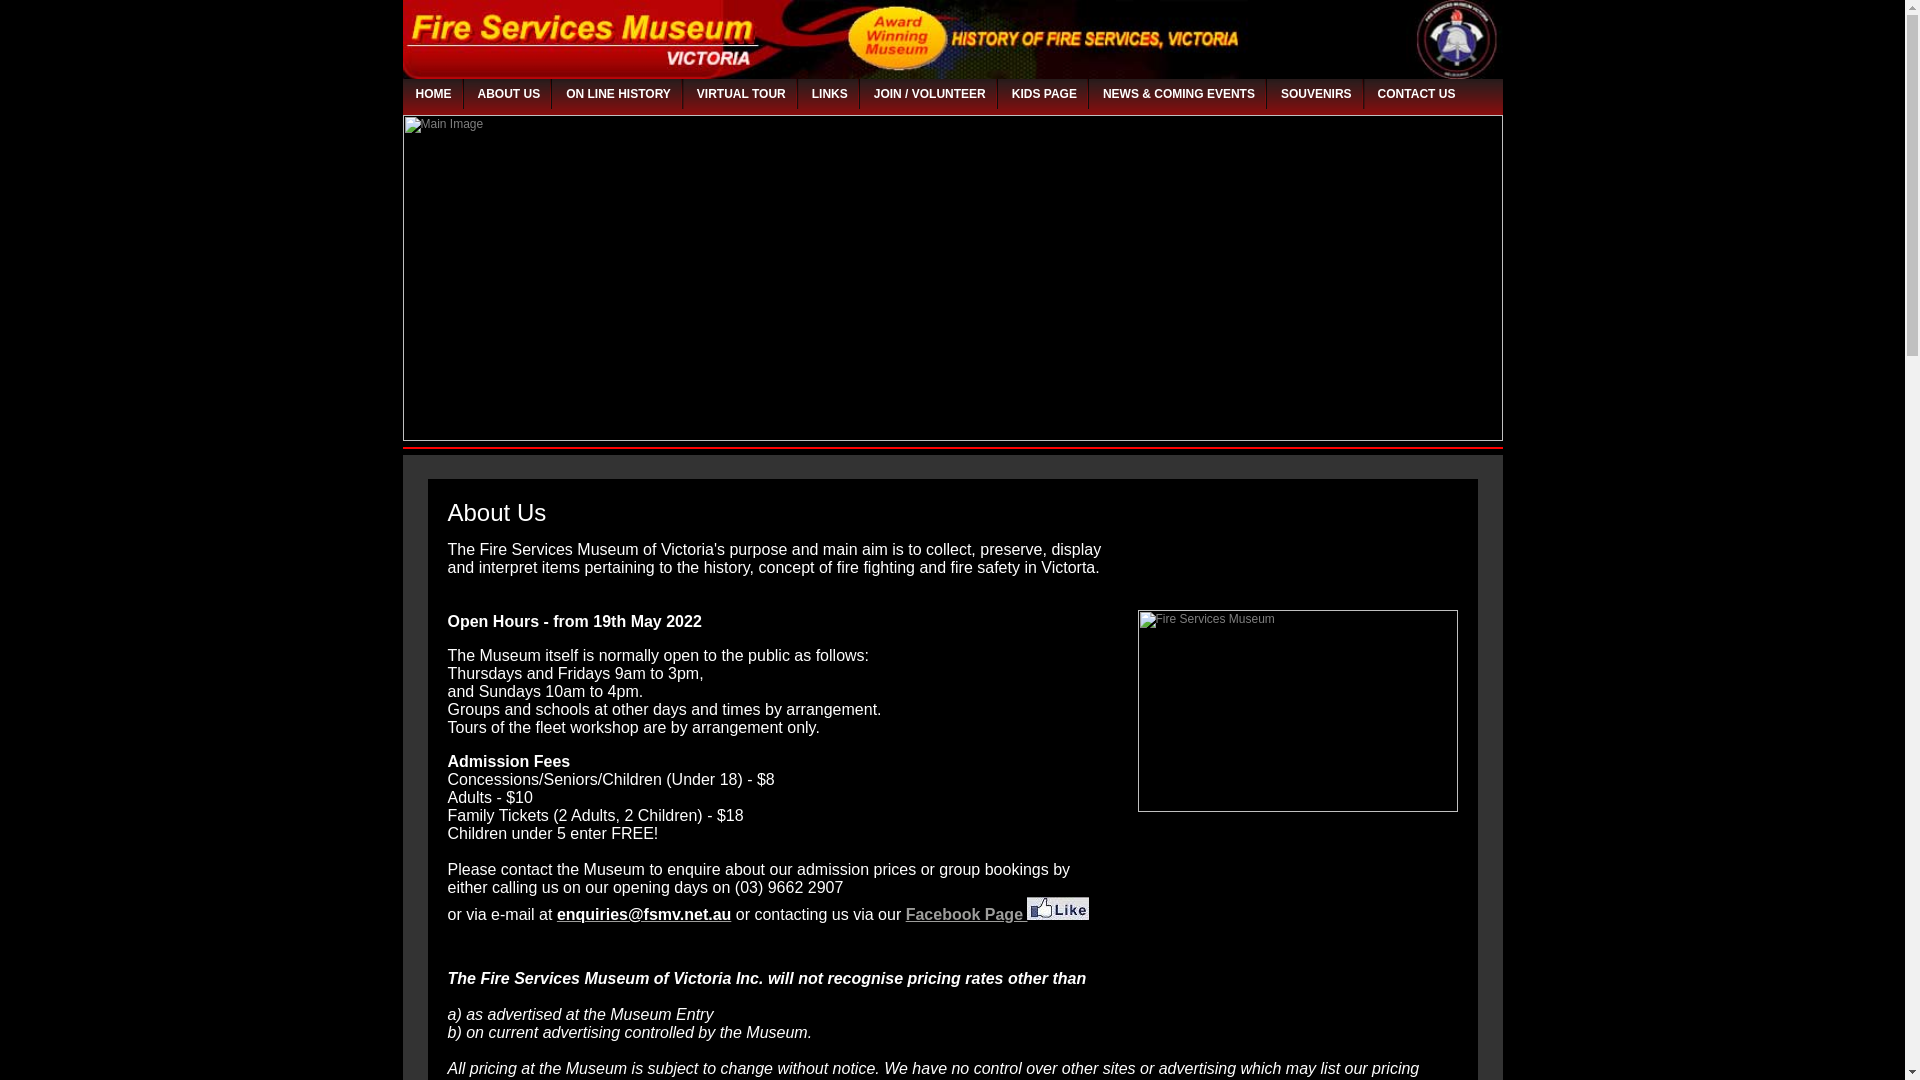 The height and width of the screenshot is (1080, 1920). Describe the element at coordinates (998, 915) in the screenshot. I see `'Facebook Page'` at that location.